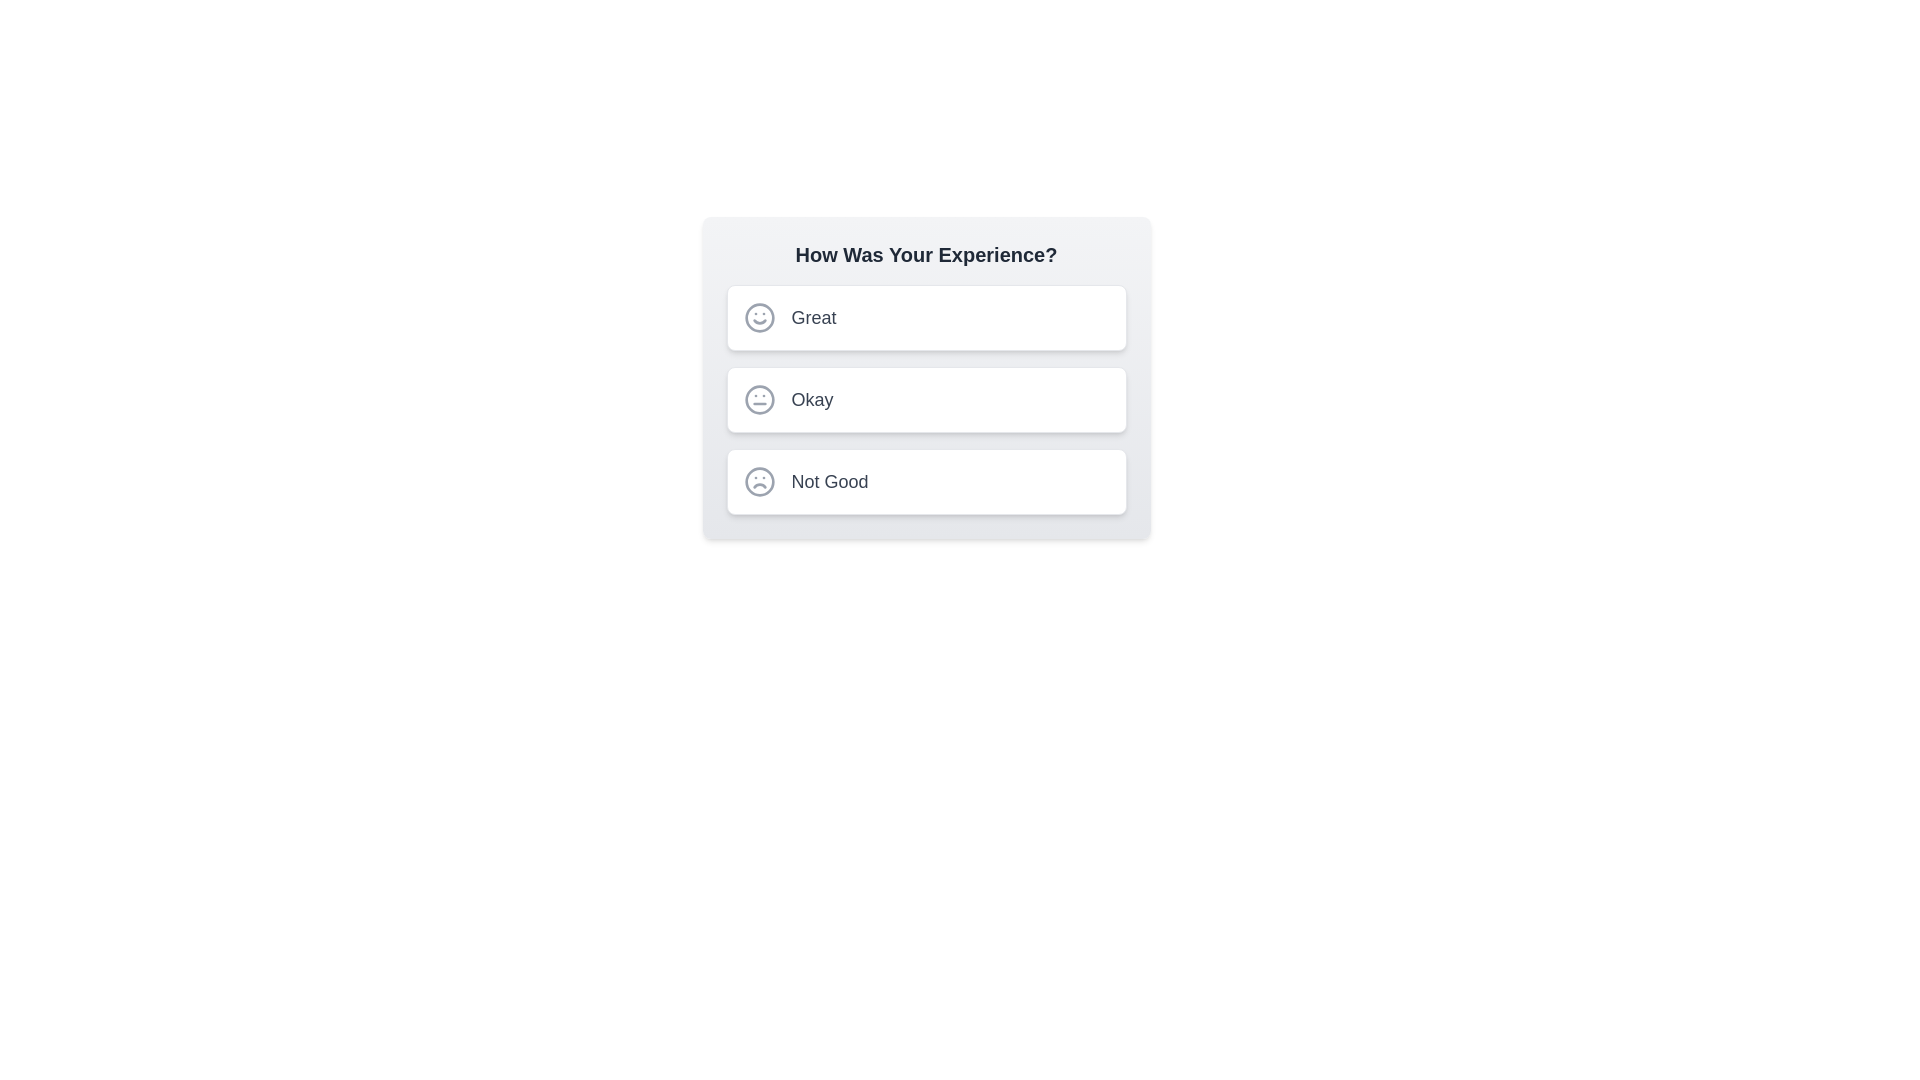 The image size is (1920, 1080). I want to click on title text element that serves as a header for the options below it, positioned centrally above selectable options, so click(925, 253).